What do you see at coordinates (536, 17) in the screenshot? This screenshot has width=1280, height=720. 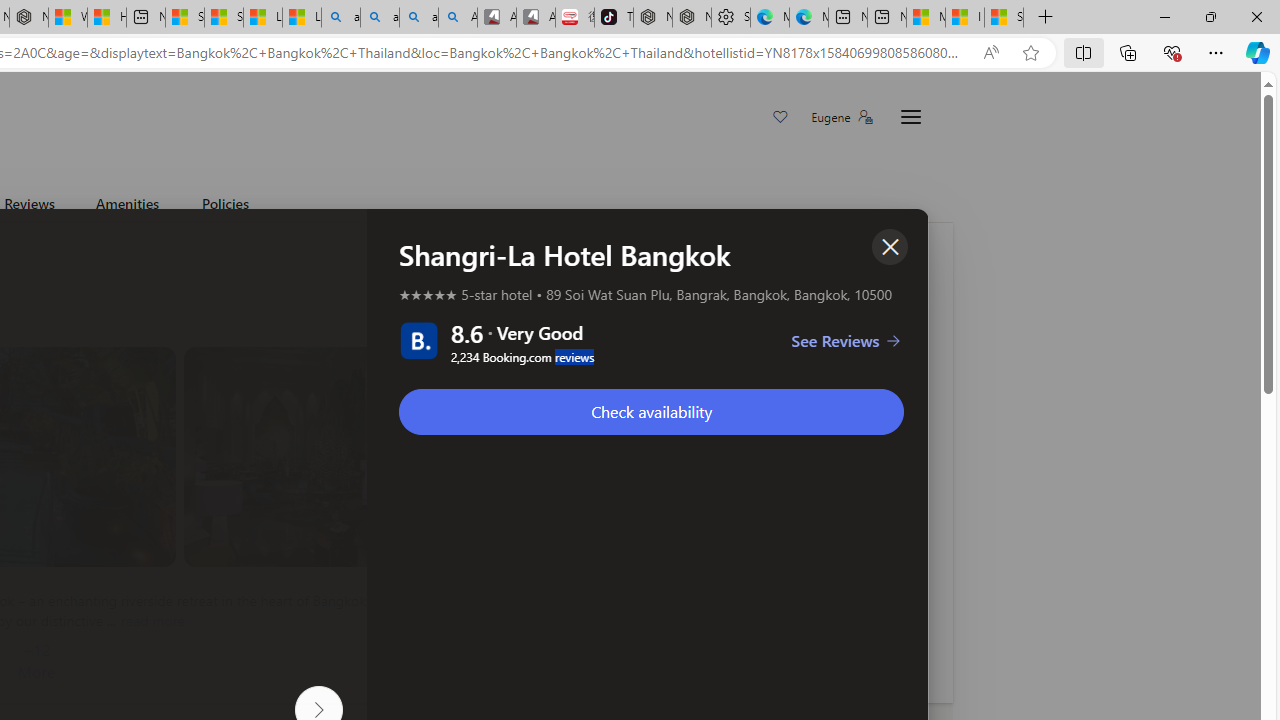 I see `'All Cubot phones'` at bounding box center [536, 17].